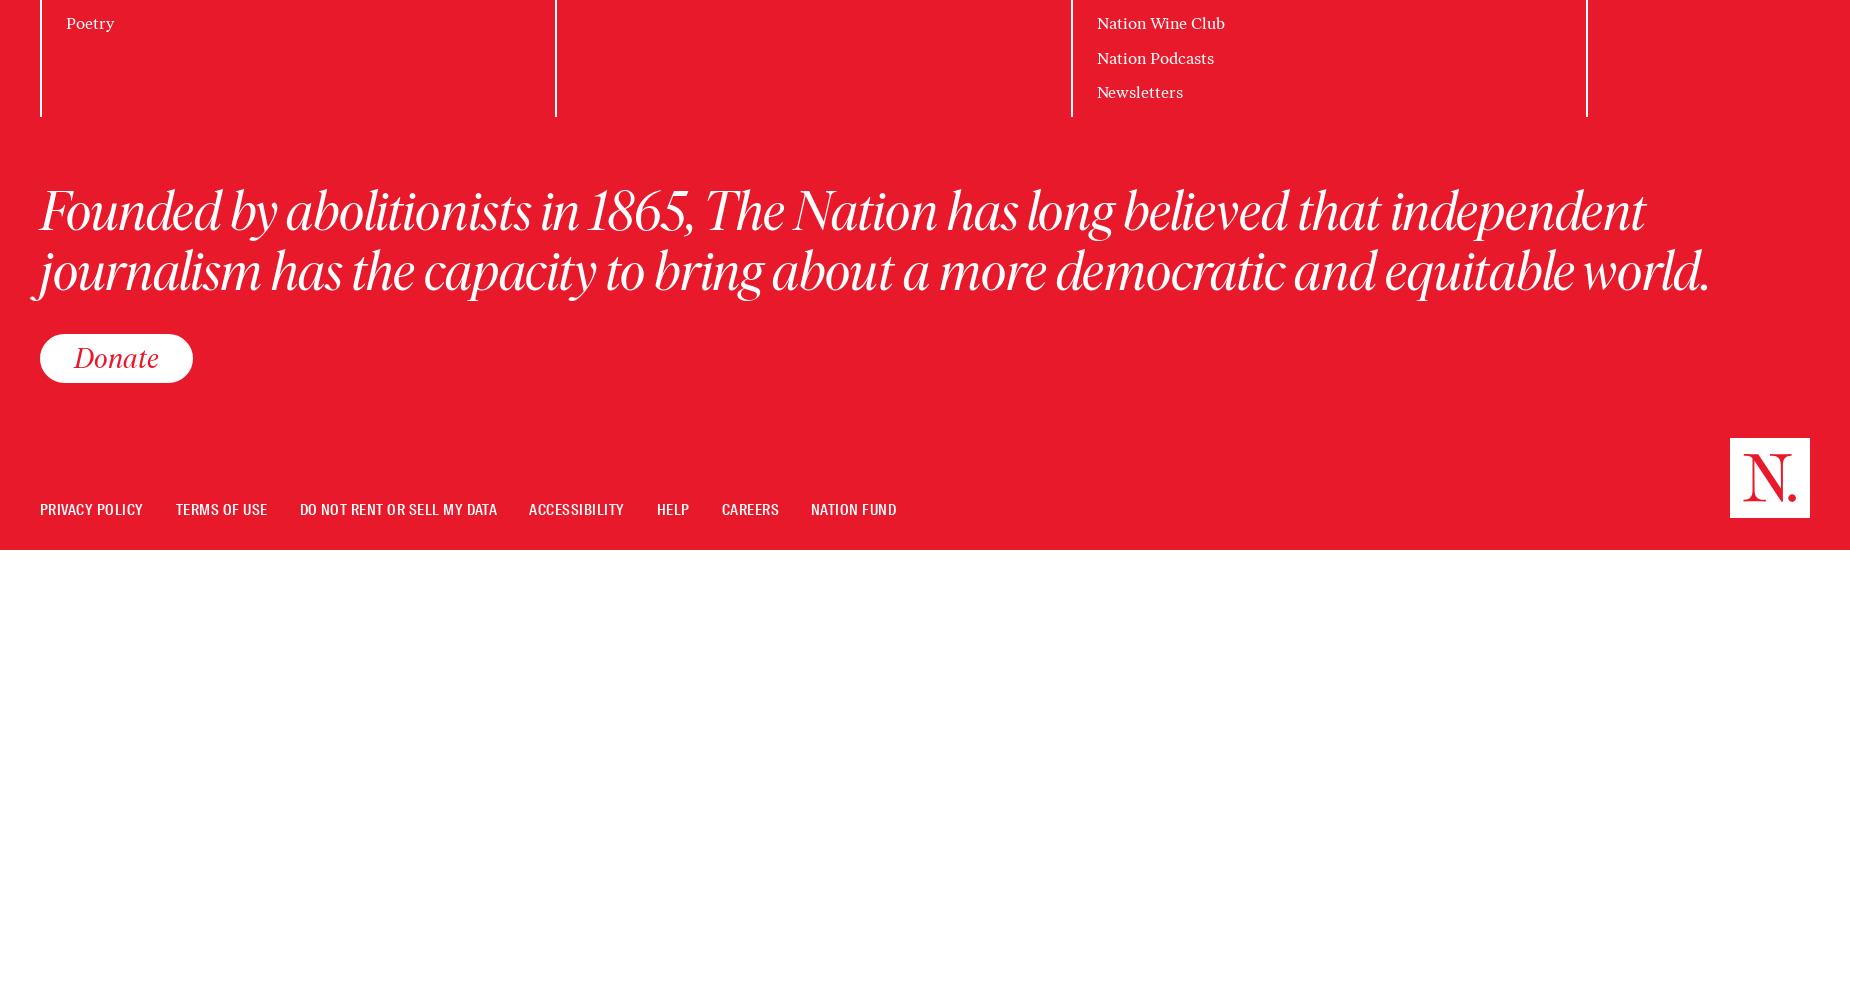 Image resolution: width=1850 pixels, height=1000 pixels. What do you see at coordinates (1158, 23) in the screenshot?
I see `'Nation Wine Club'` at bounding box center [1158, 23].